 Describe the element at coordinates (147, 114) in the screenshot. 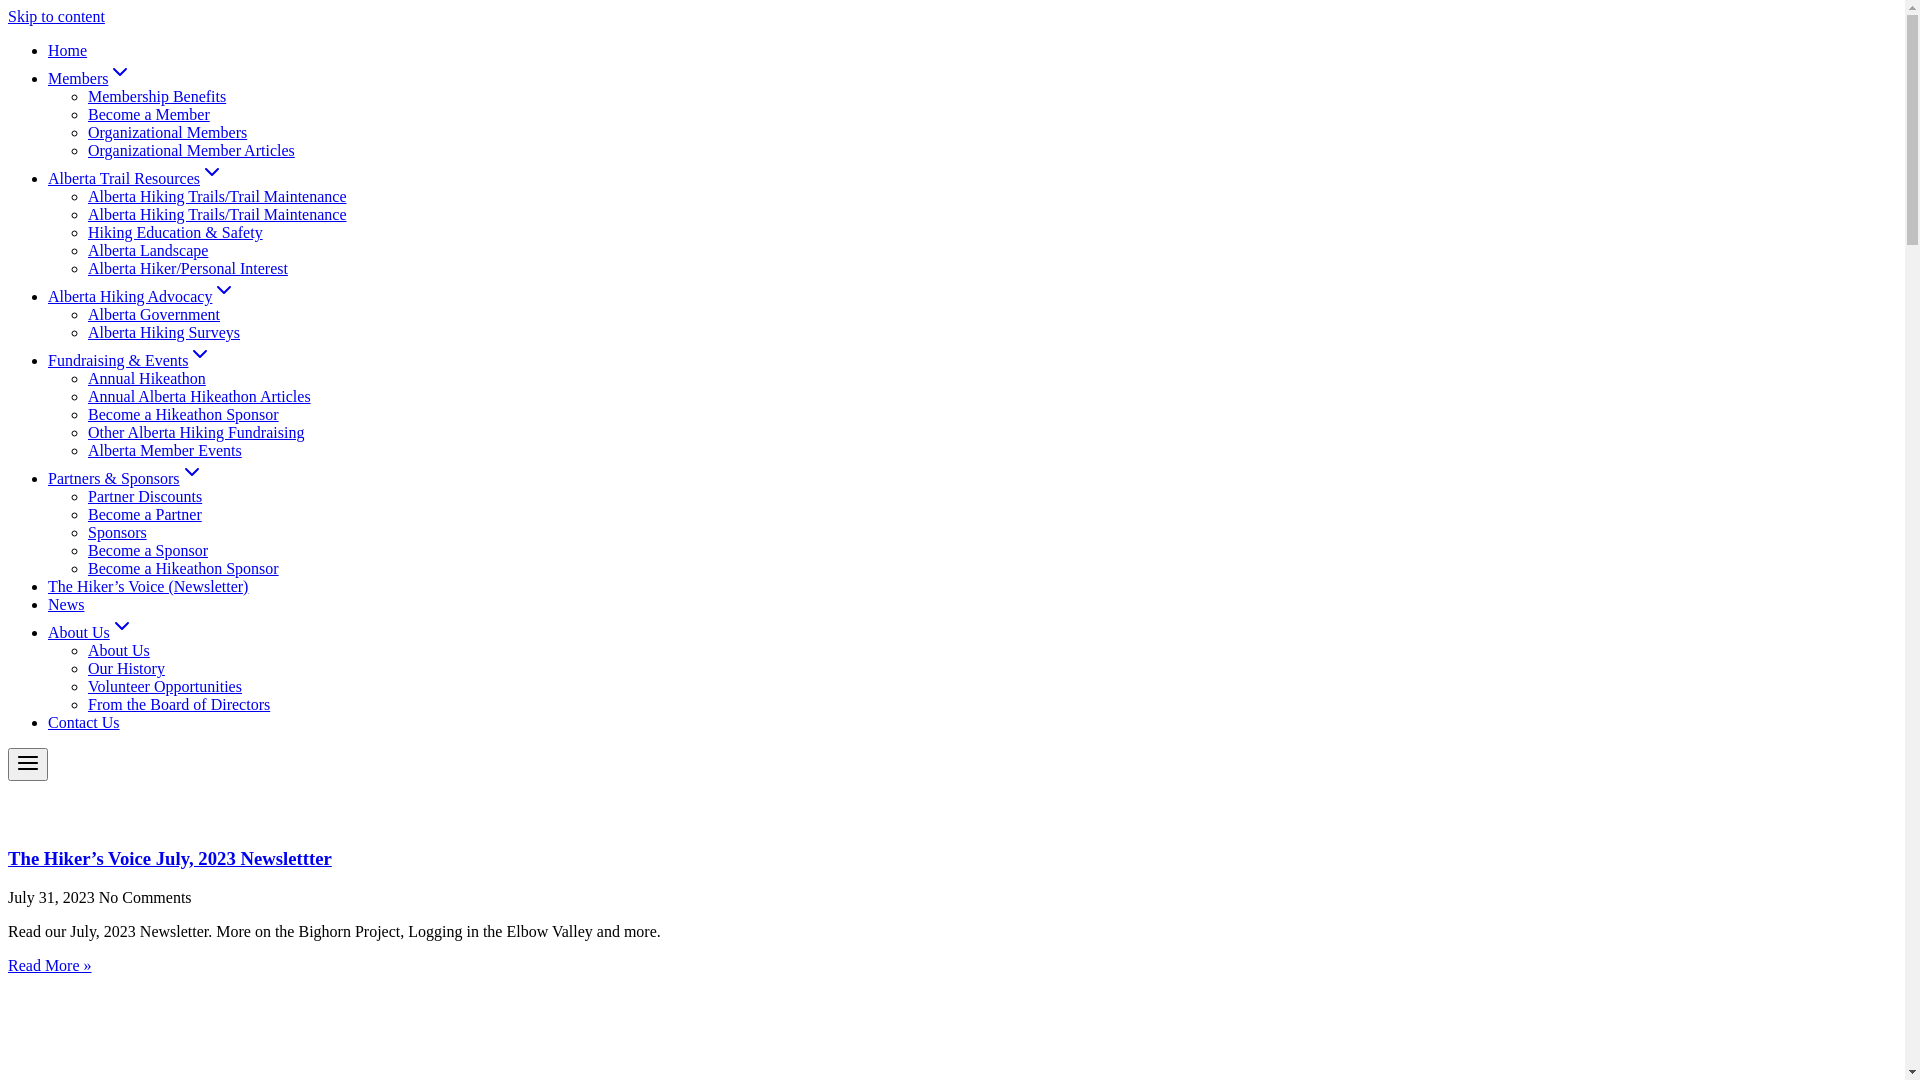

I see `'Become a Member'` at that location.